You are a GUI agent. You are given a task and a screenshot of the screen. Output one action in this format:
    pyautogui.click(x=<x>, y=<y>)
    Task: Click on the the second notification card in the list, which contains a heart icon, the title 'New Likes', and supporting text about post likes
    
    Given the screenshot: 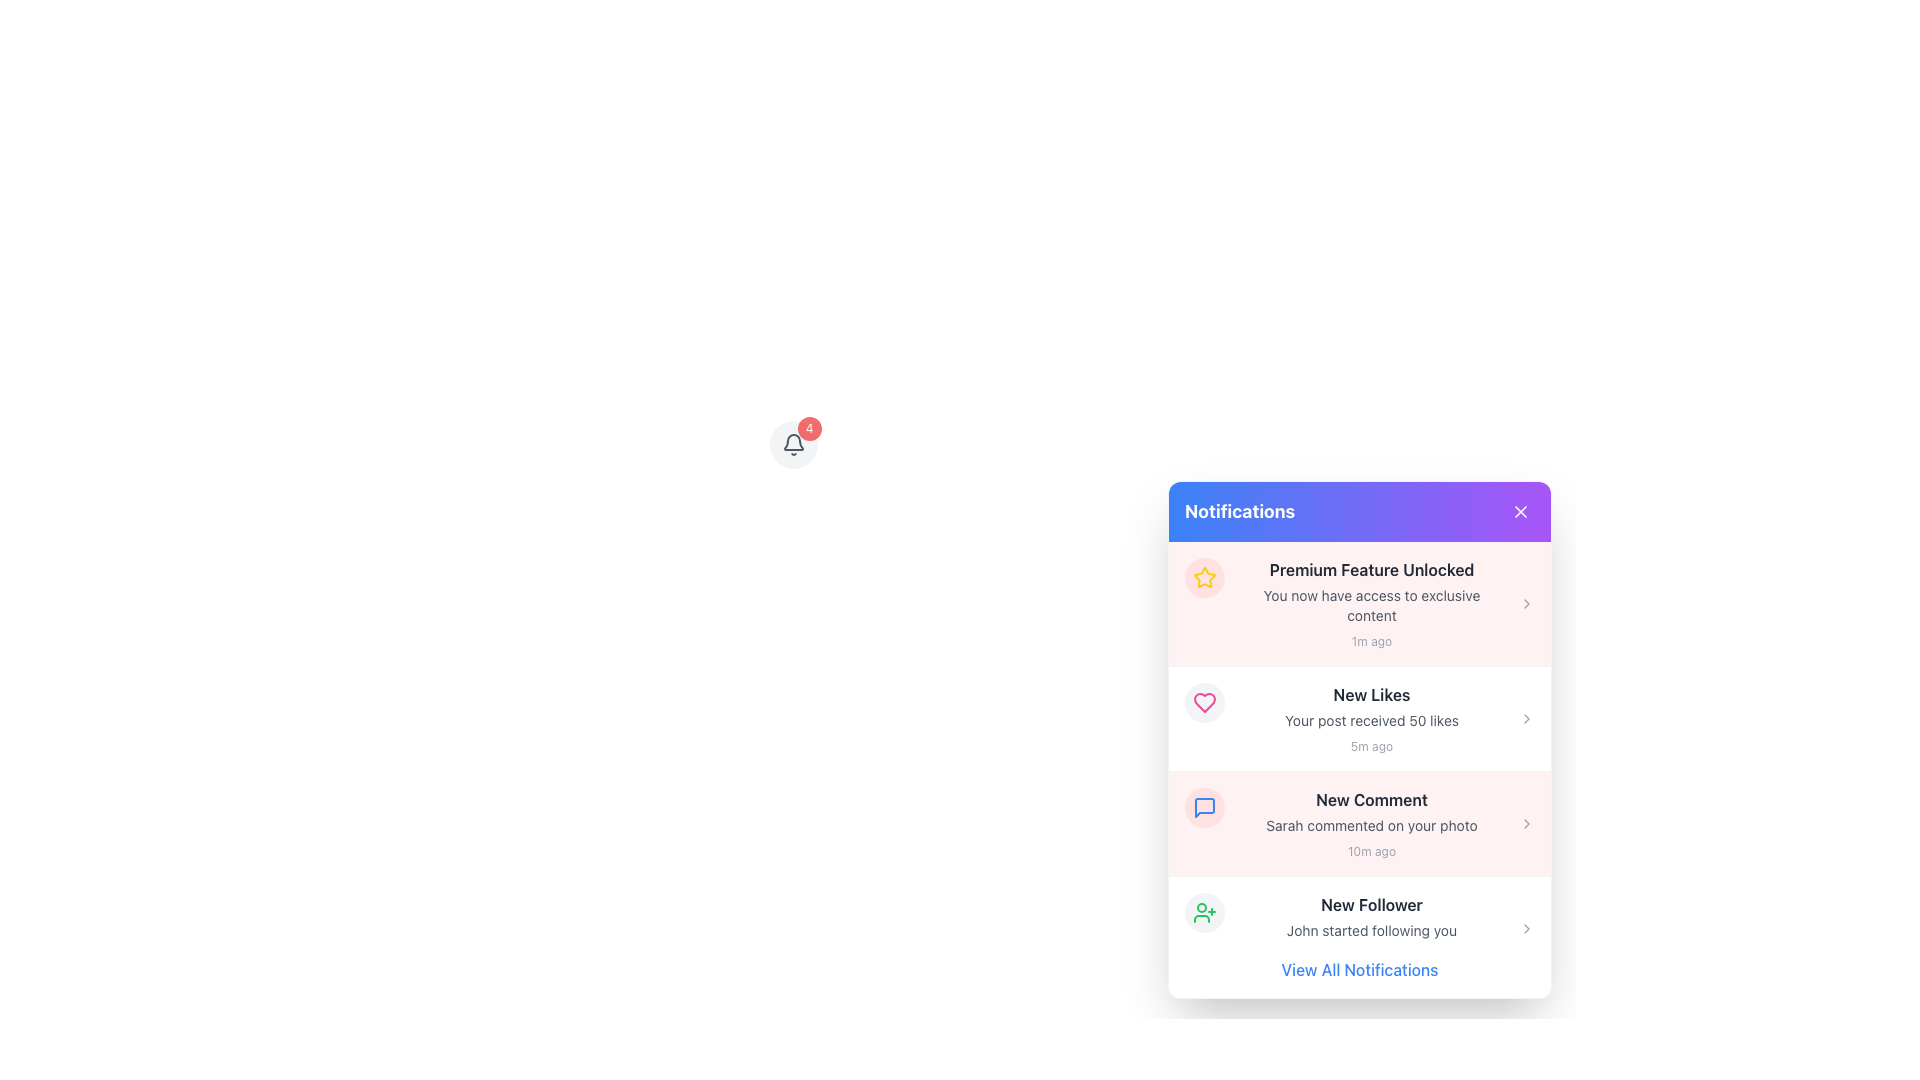 What is the action you would take?
    pyautogui.click(x=1359, y=717)
    